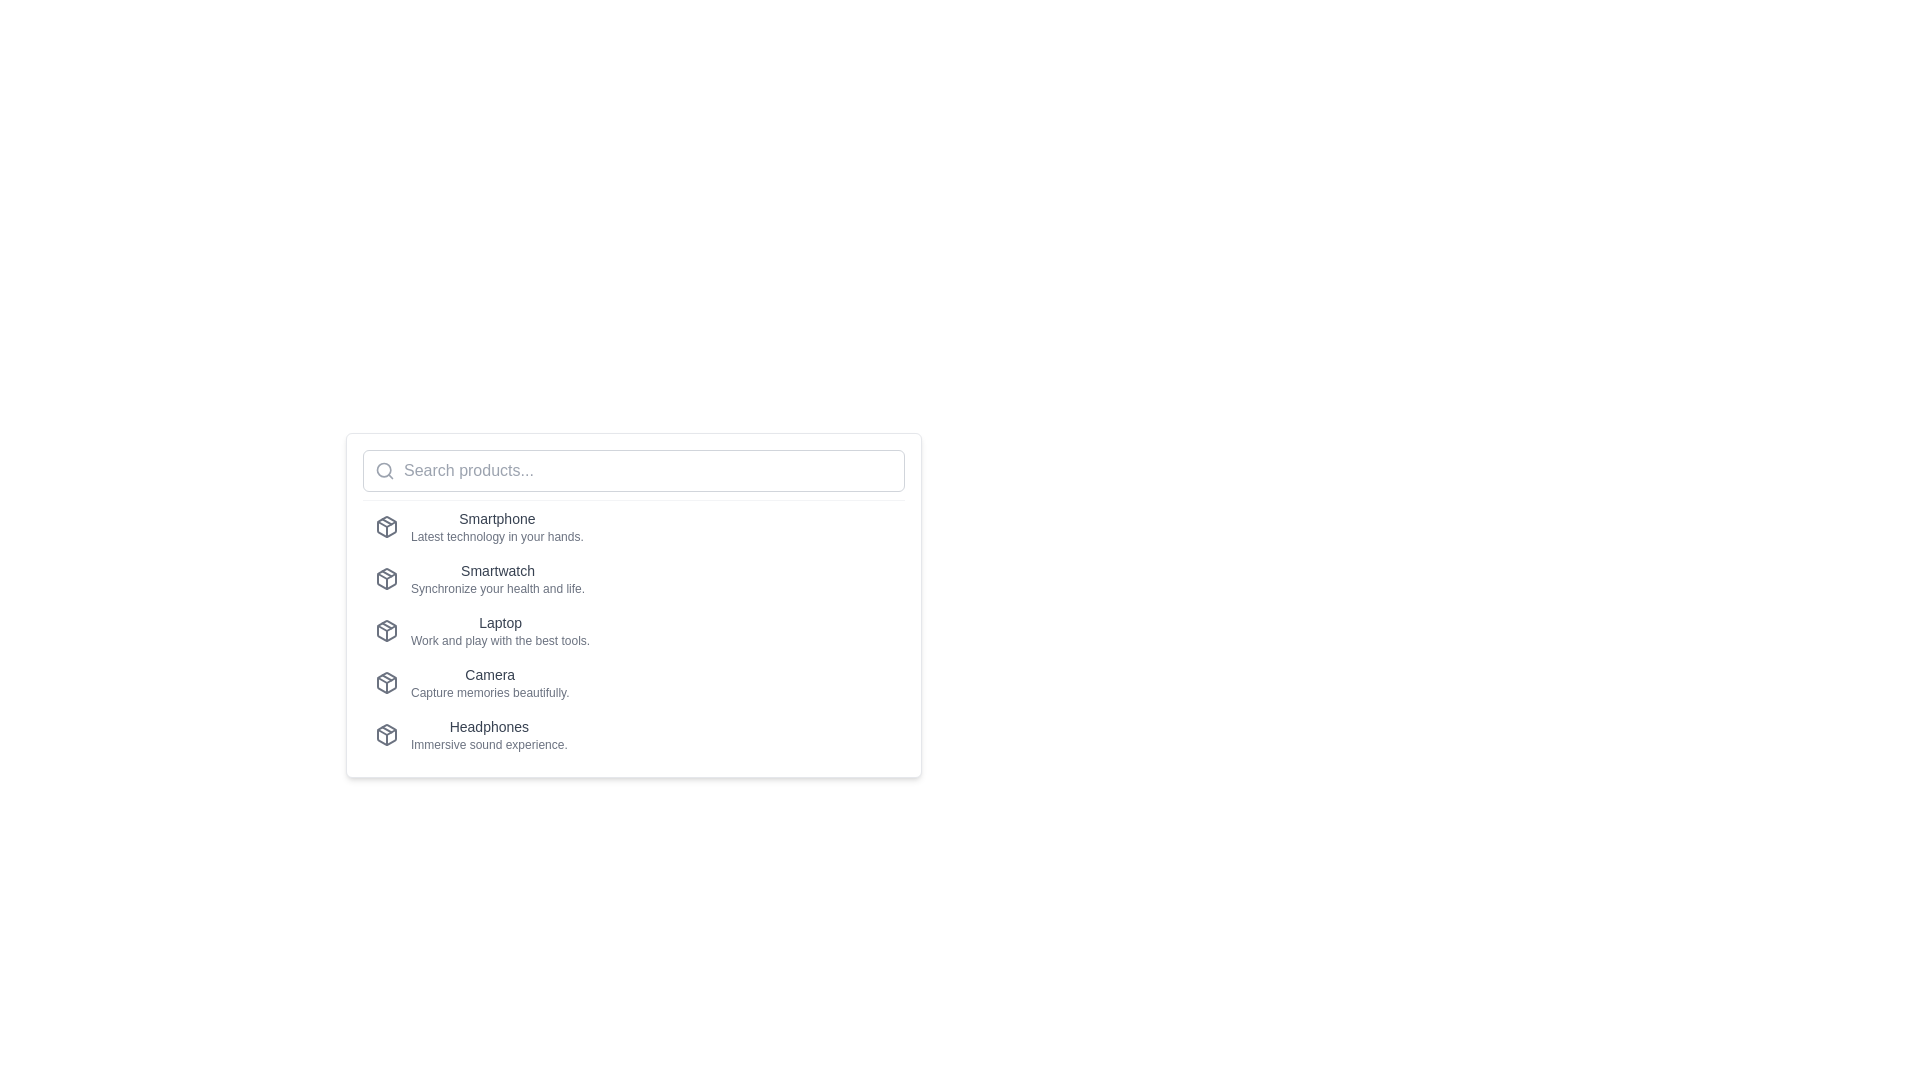 This screenshot has height=1080, width=1920. What do you see at coordinates (497, 535) in the screenshot?
I see `the text label that provides a description for the product 'Smartphone', which is the second element in the vertical list of product items` at bounding box center [497, 535].